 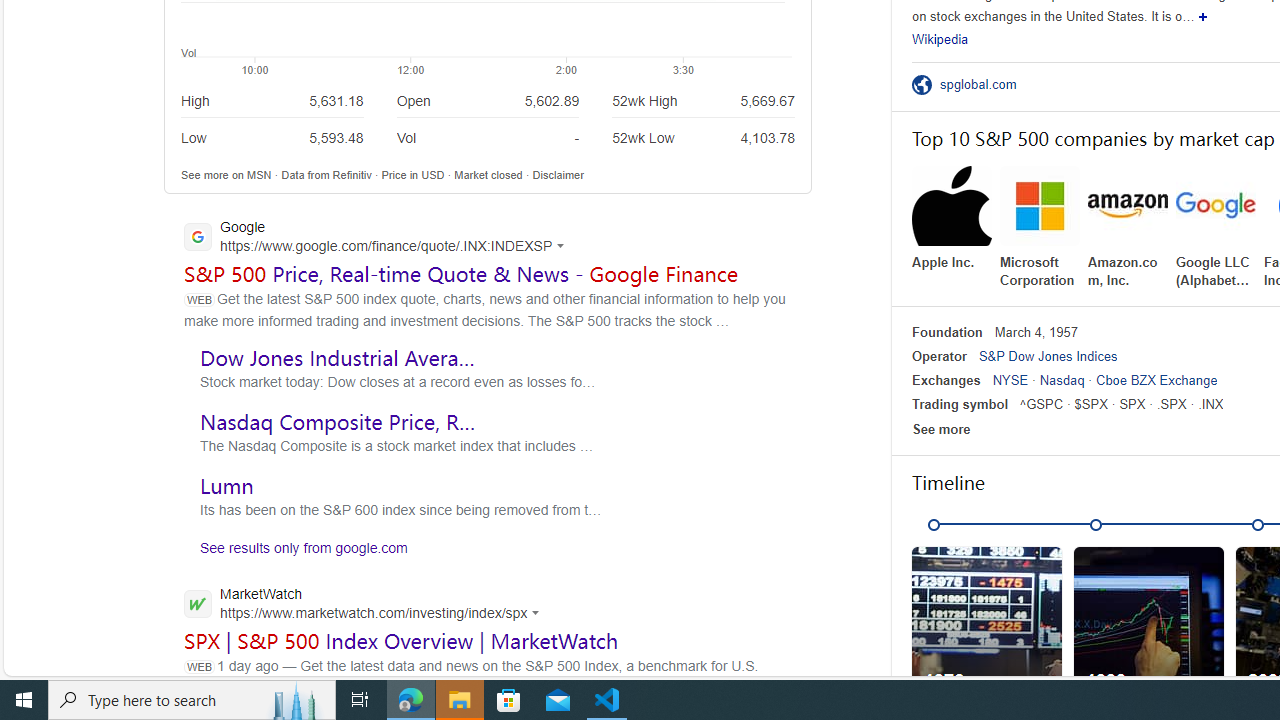 What do you see at coordinates (984, 83) in the screenshot?
I see `'spglobal.com'` at bounding box center [984, 83].